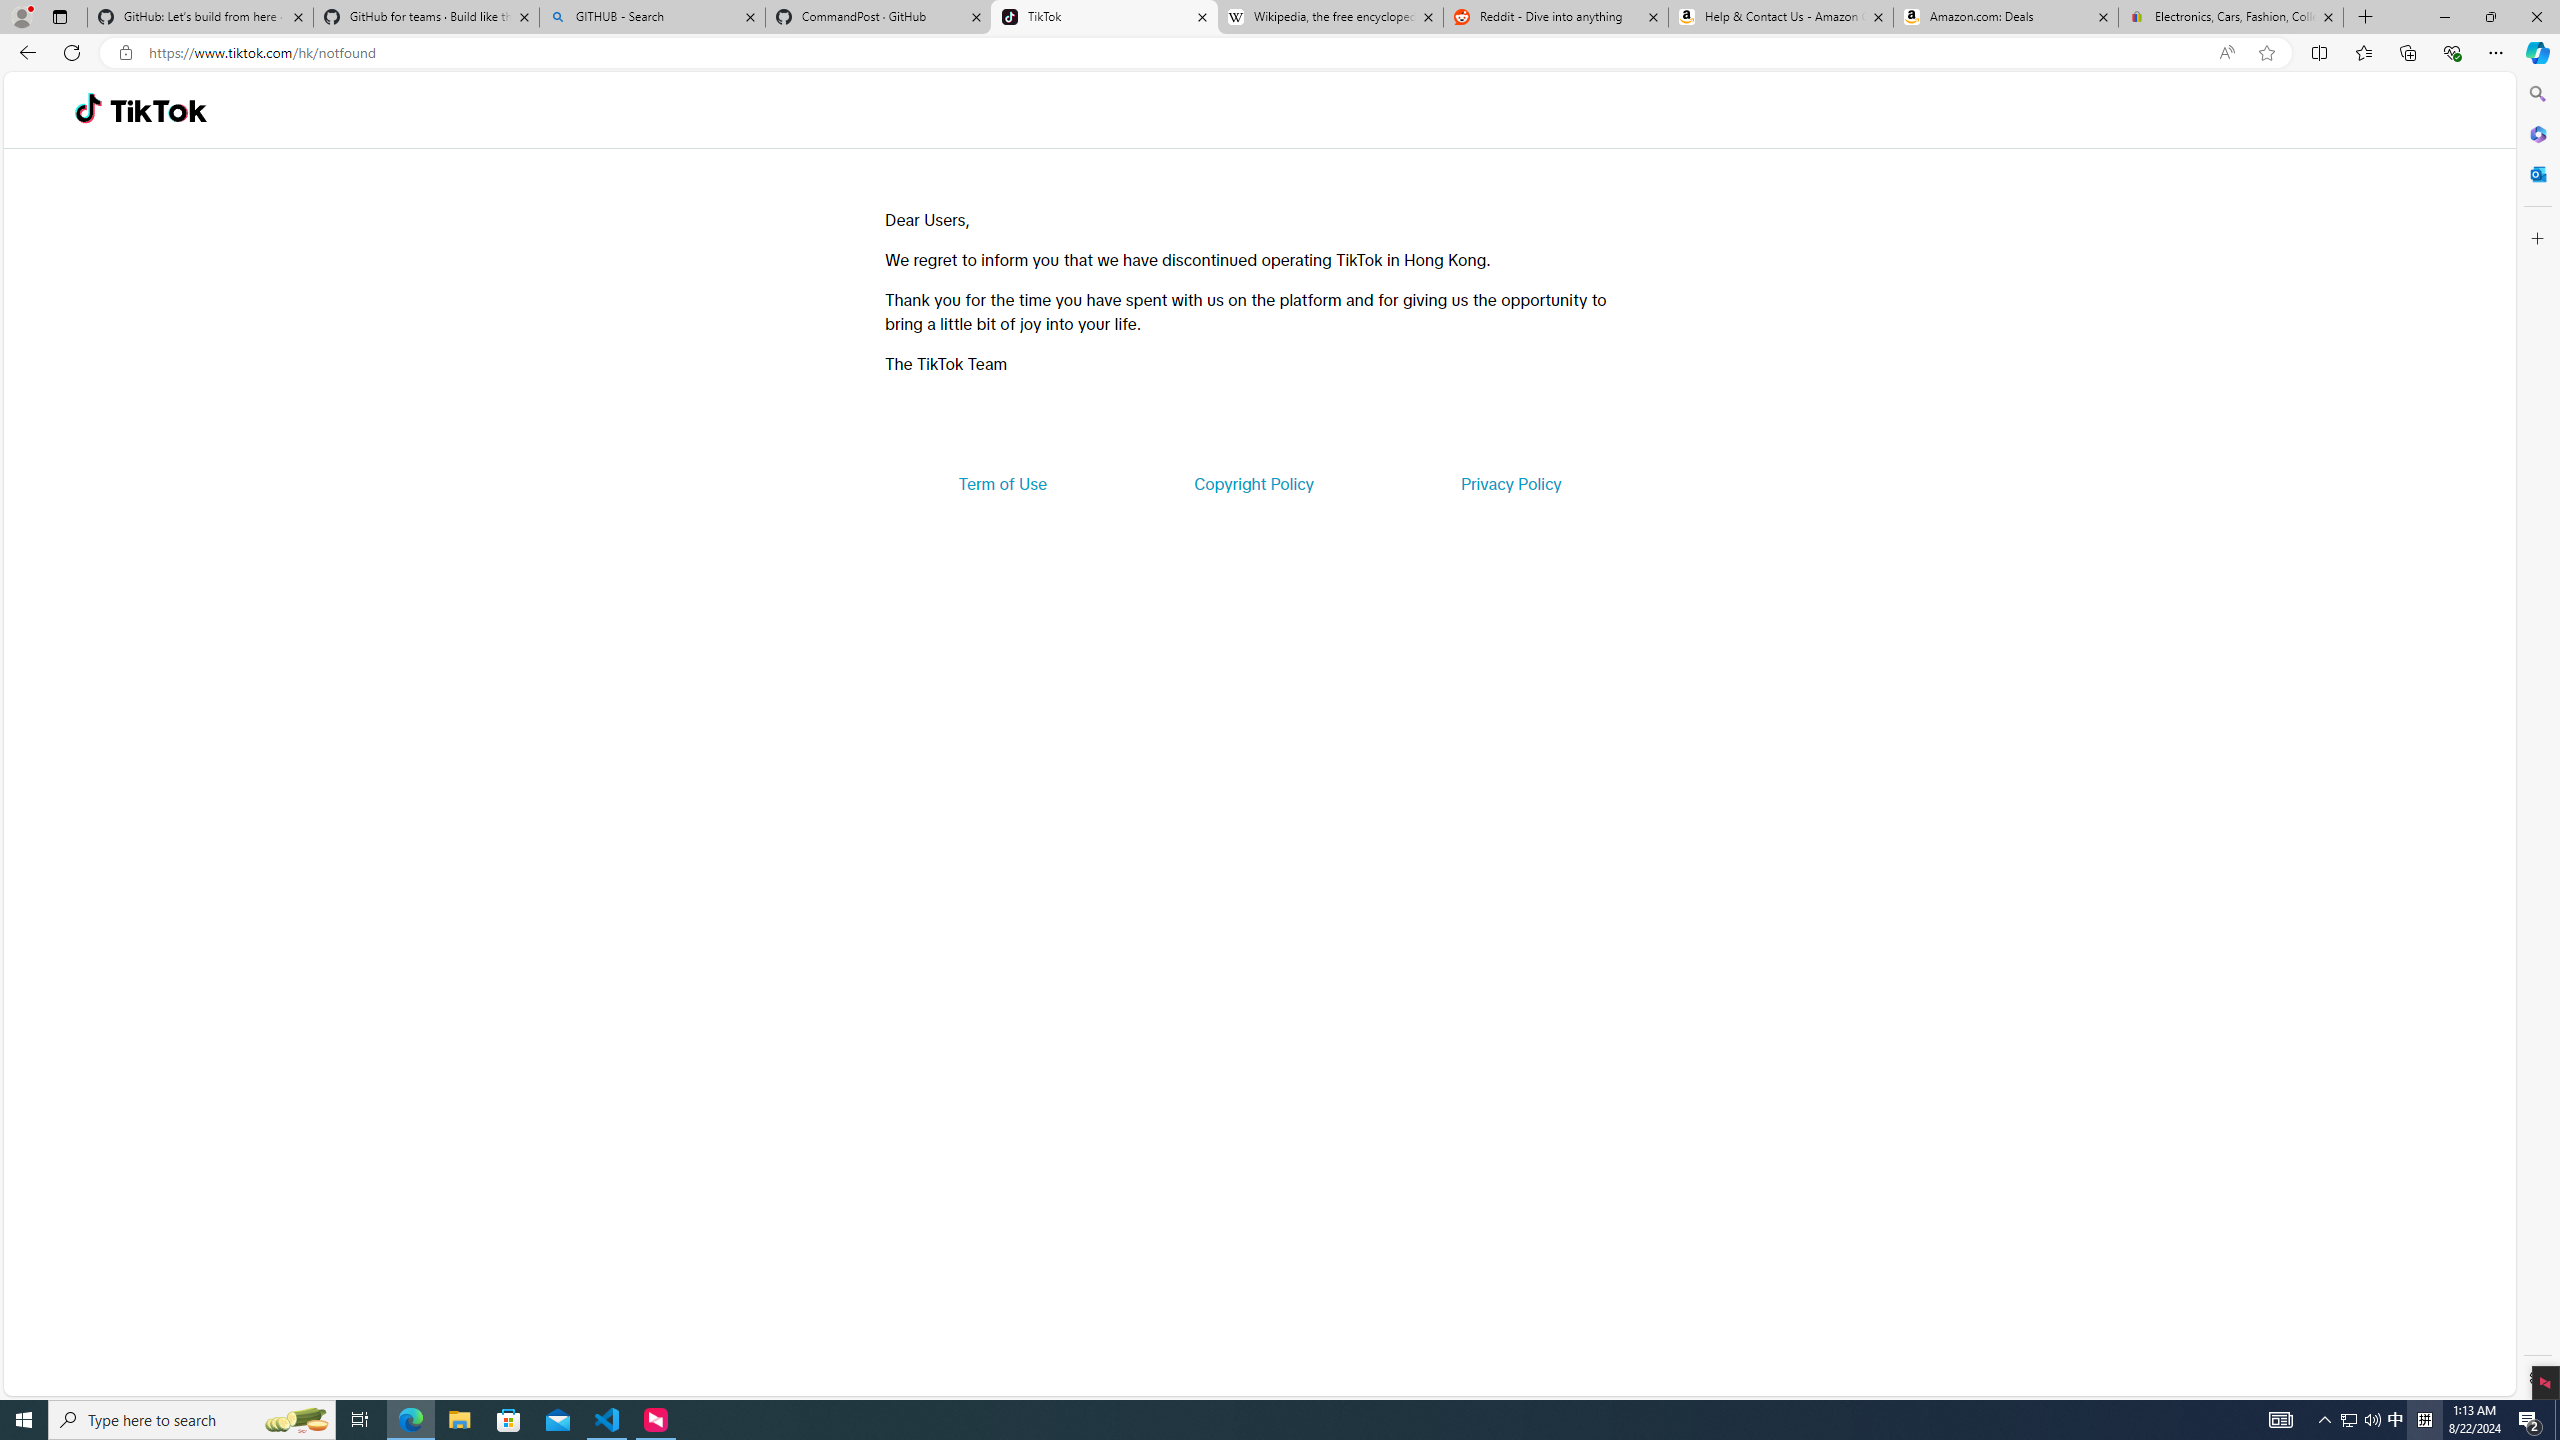 The width and height of the screenshot is (2560, 1440). I want to click on 'GITHUB - Search', so click(651, 16).